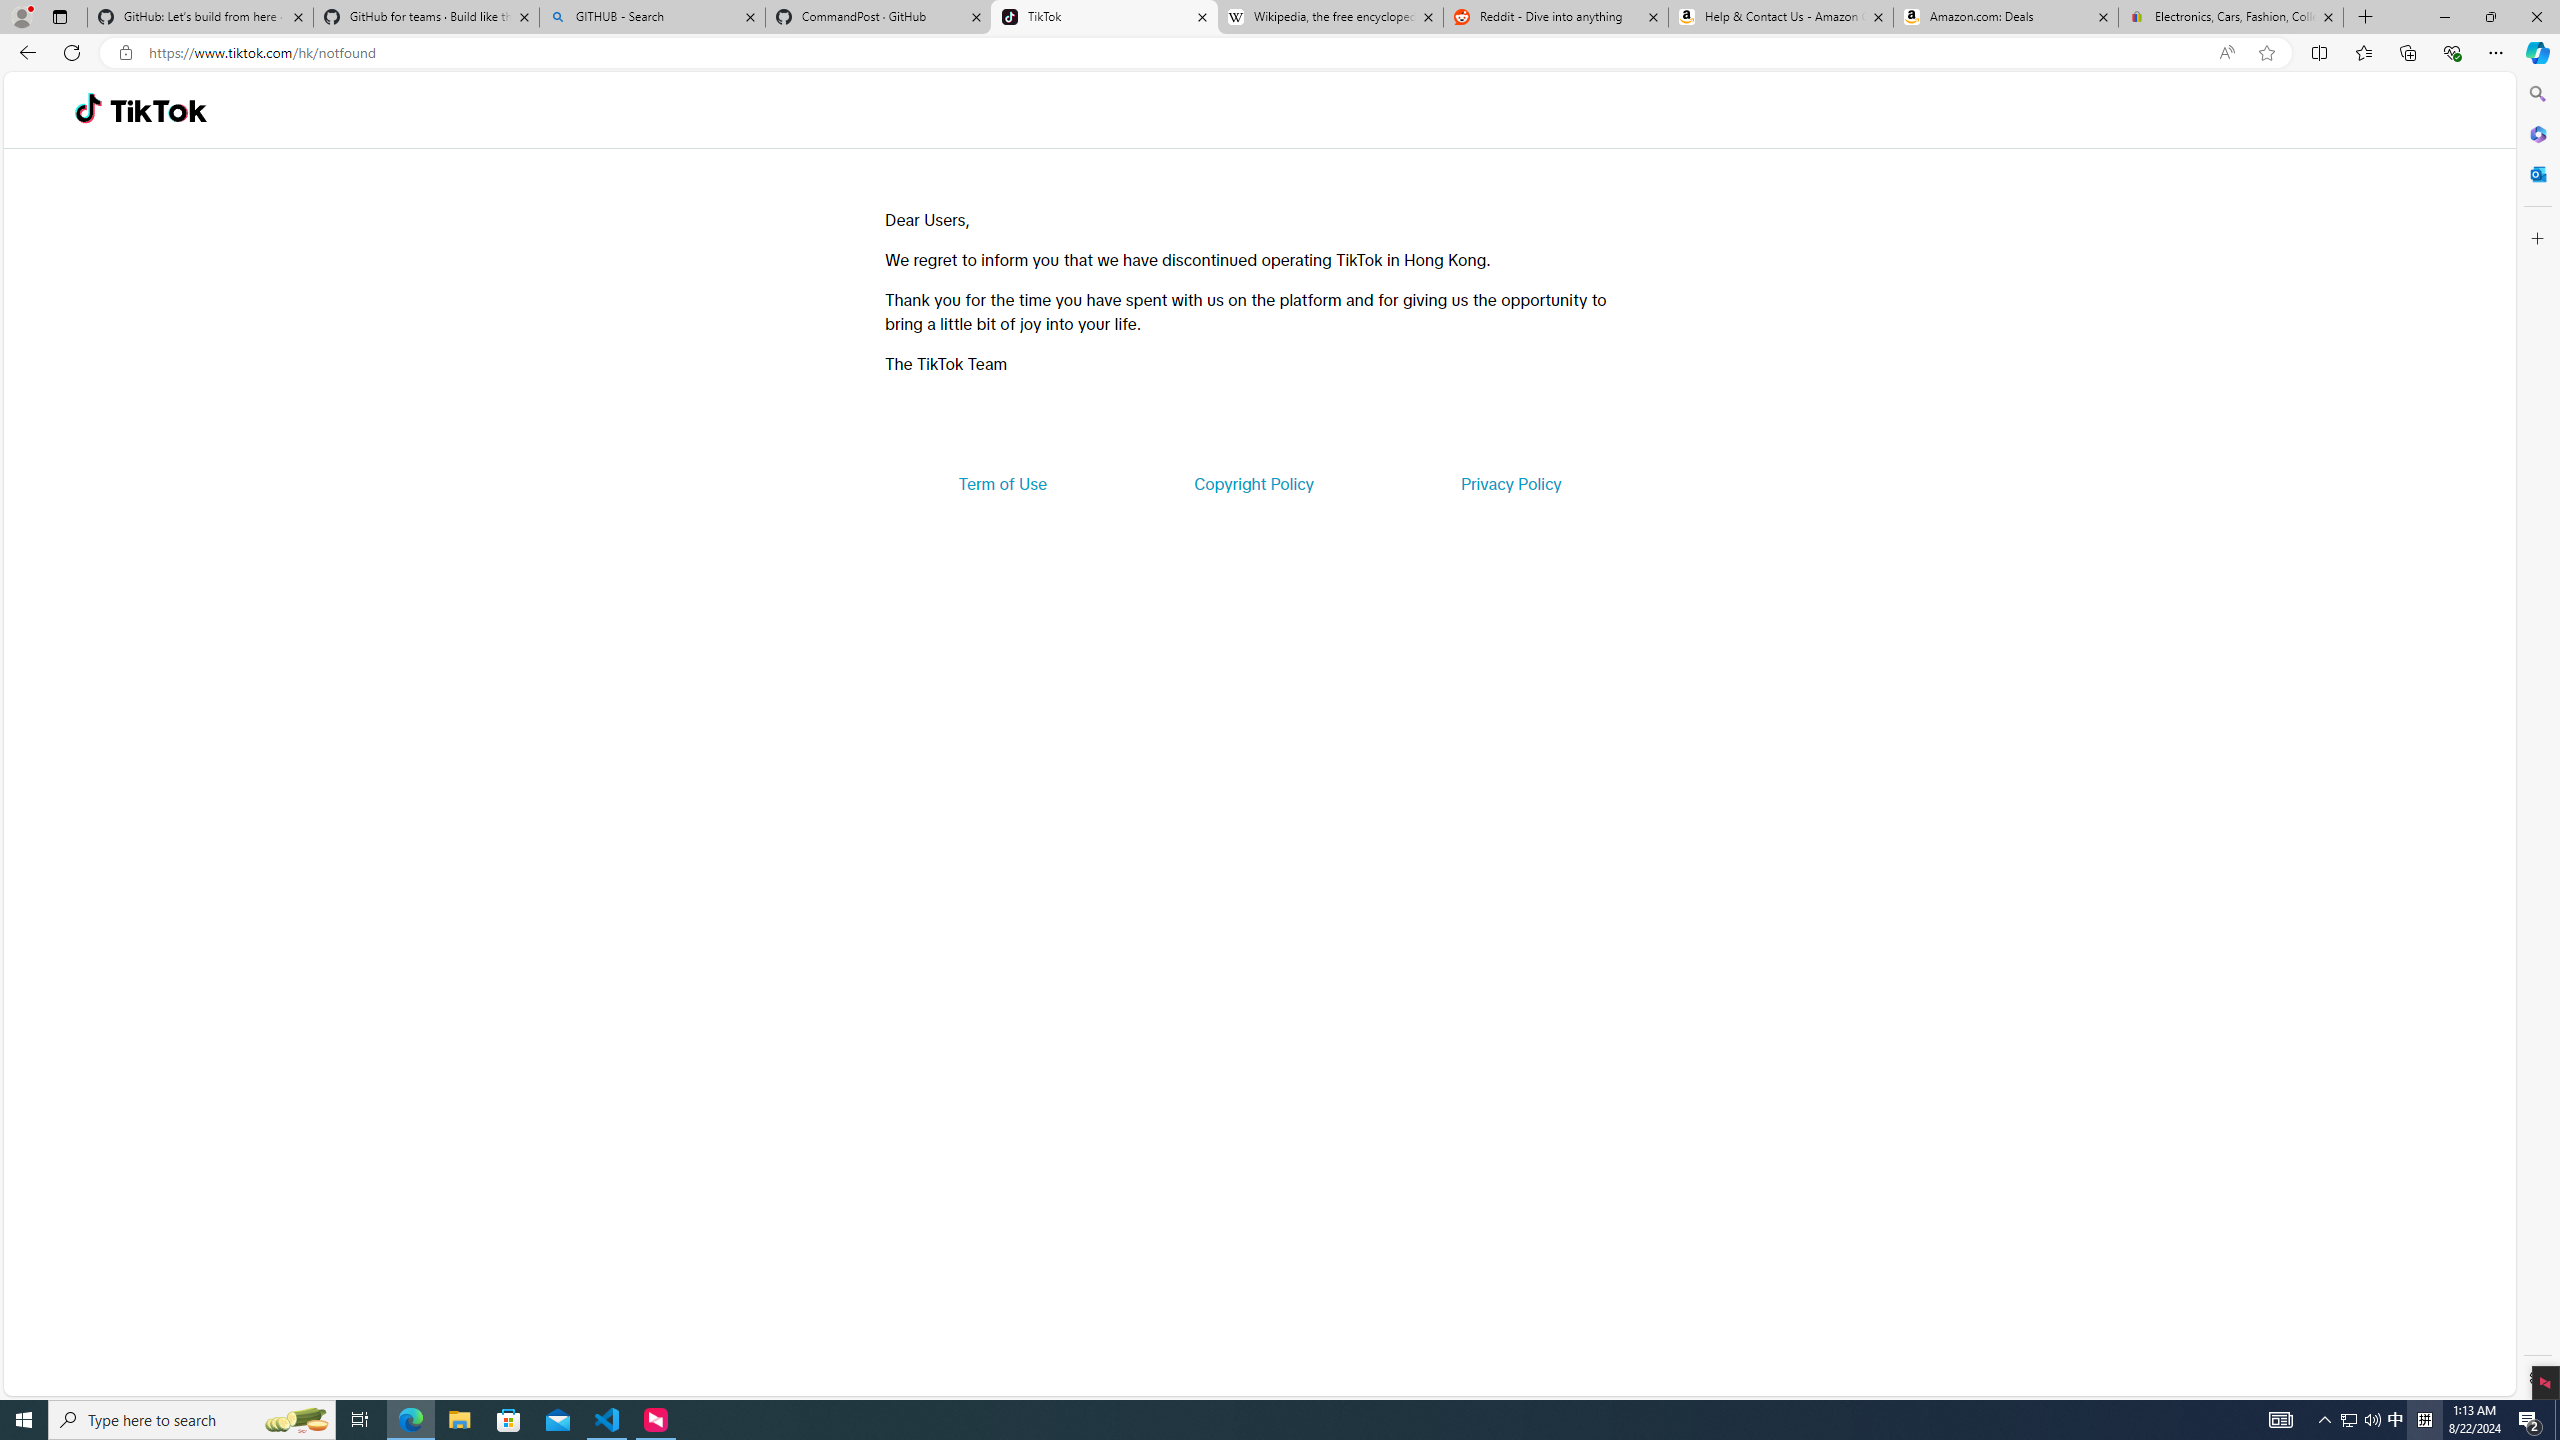 The width and height of the screenshot is (2560, 1440). I want to click on 'GITHUB - Search', so click(651, 16).